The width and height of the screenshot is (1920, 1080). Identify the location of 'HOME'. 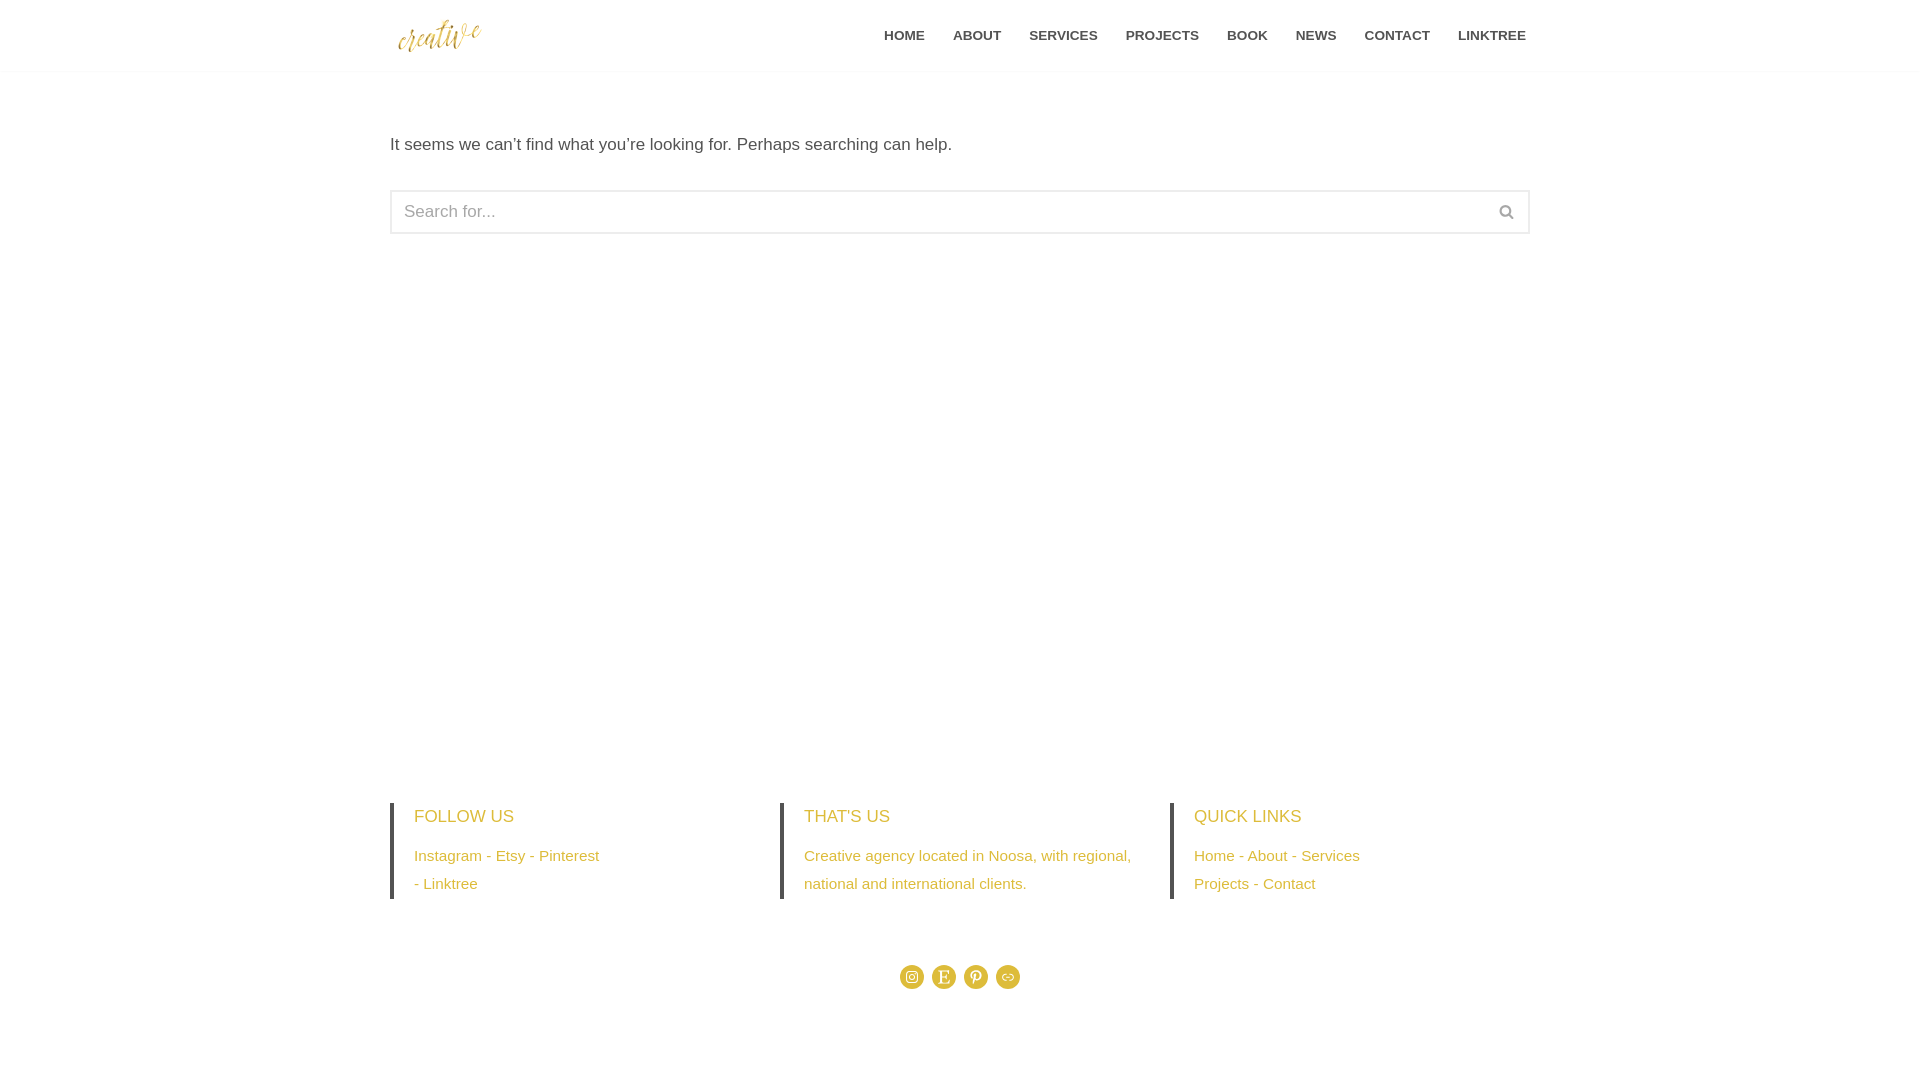
(903, 35).